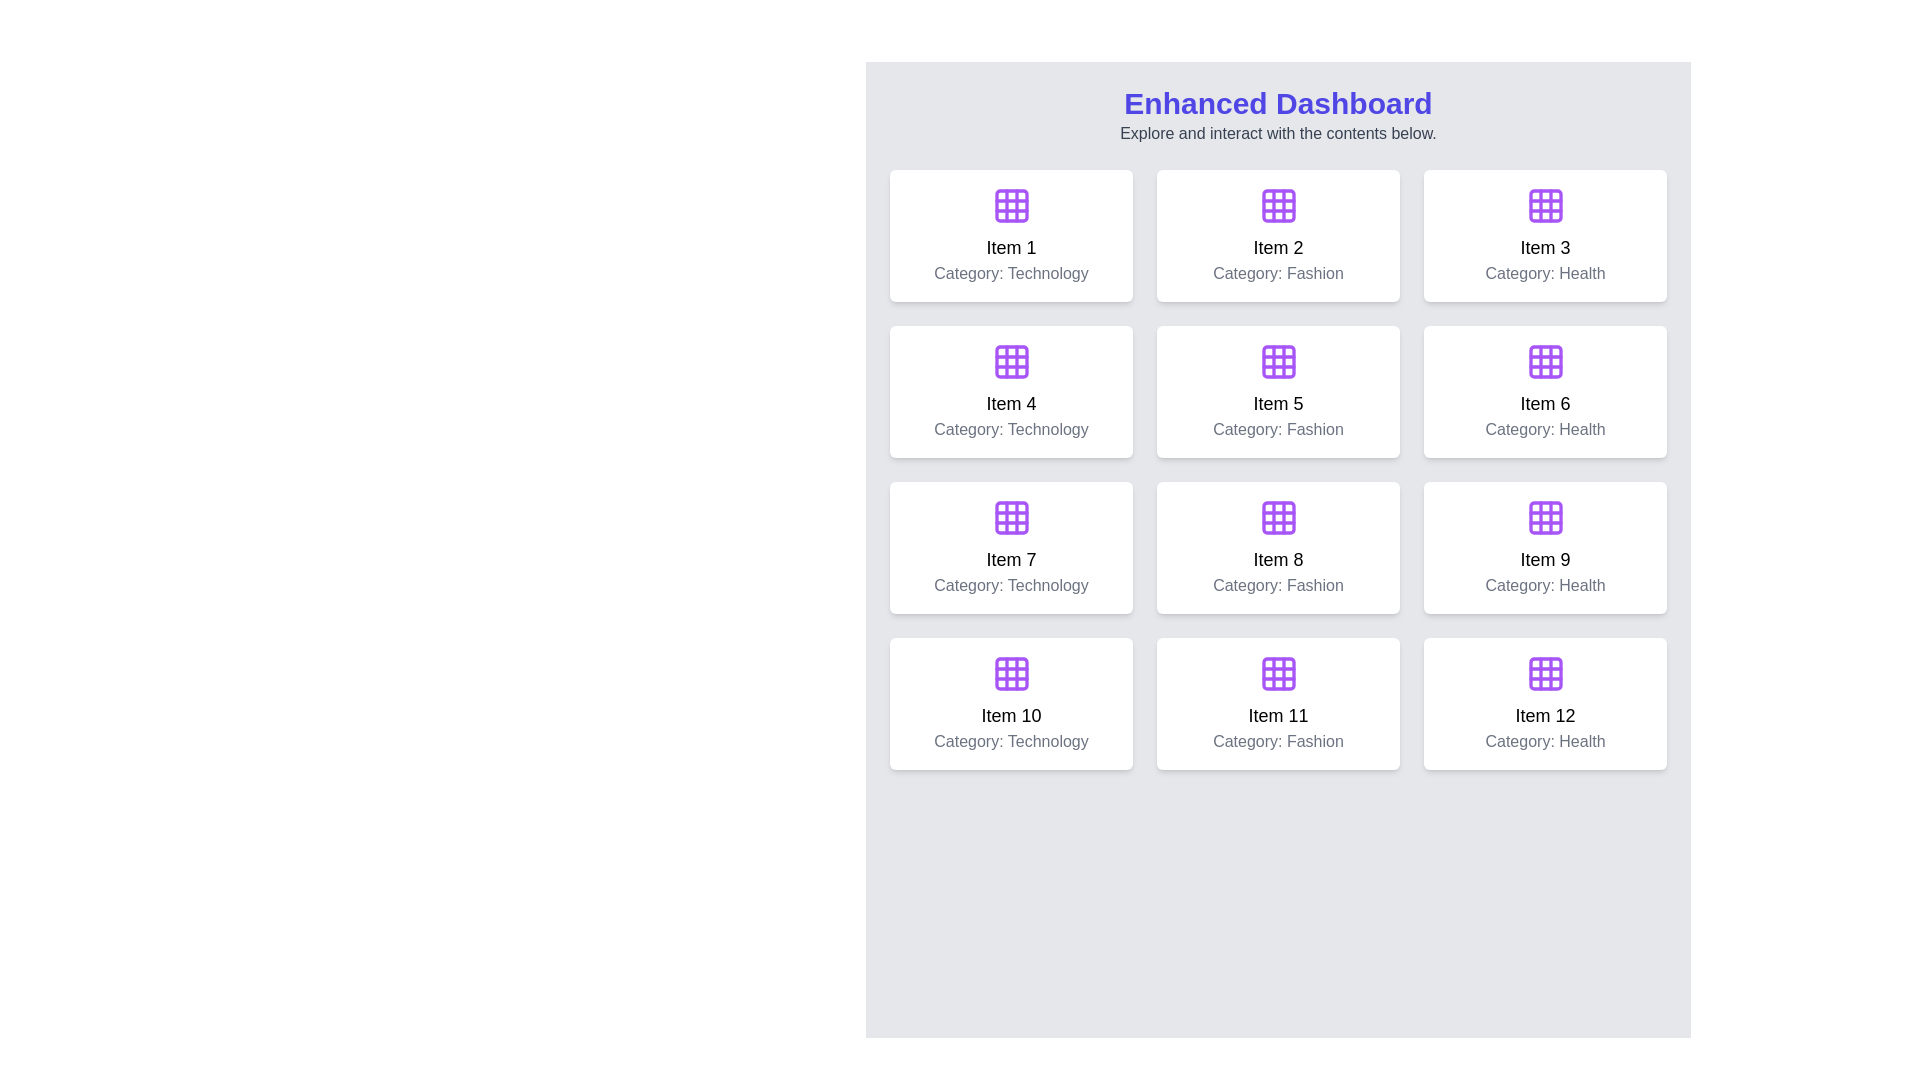 The image size is (1920, 1080). What do you see at coordinates (1011, 205) in the screenshot?
I see `the decorative SVG element located in the bottom-right cell of the grid-like icon within 'Item 1' on the dashboard` at bounding box center [1011, 205].